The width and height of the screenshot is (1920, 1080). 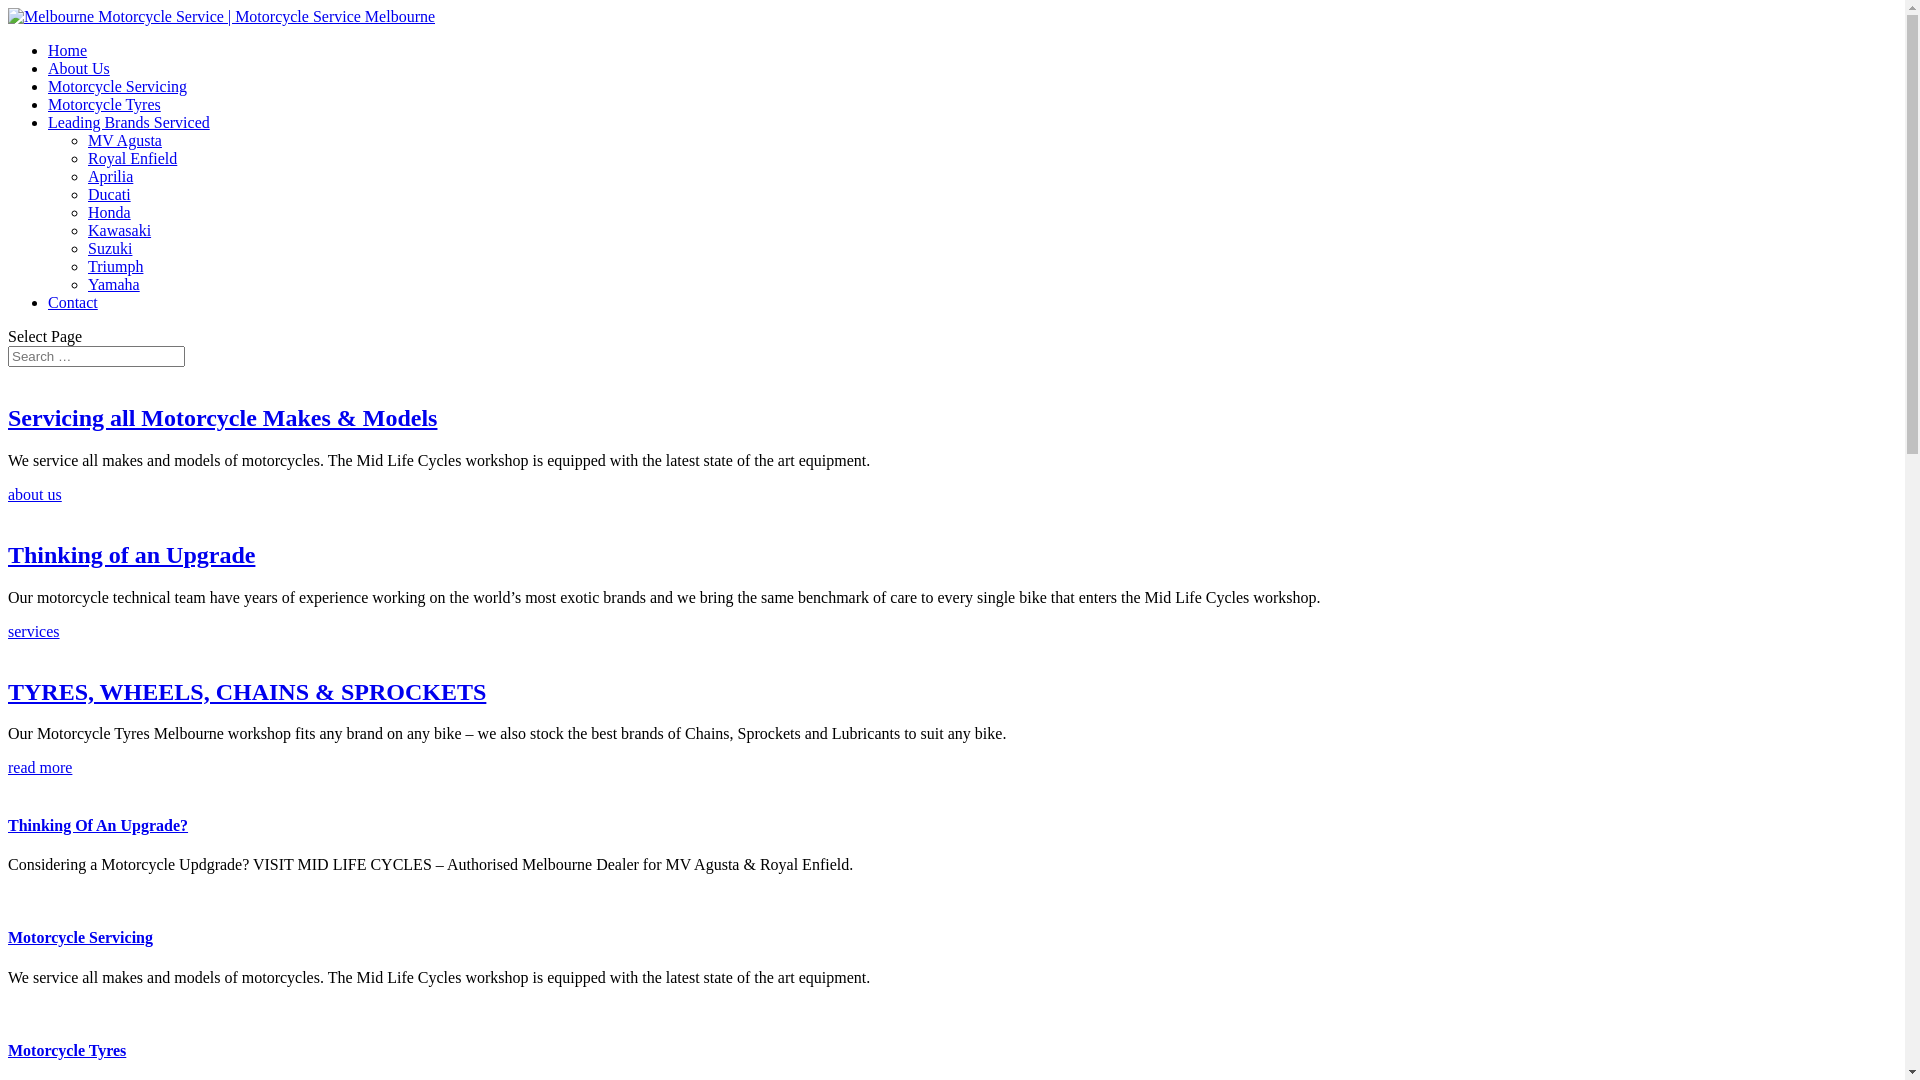 I want to click on 'Thinking of an Upgrade', so click(x=130, y=555).